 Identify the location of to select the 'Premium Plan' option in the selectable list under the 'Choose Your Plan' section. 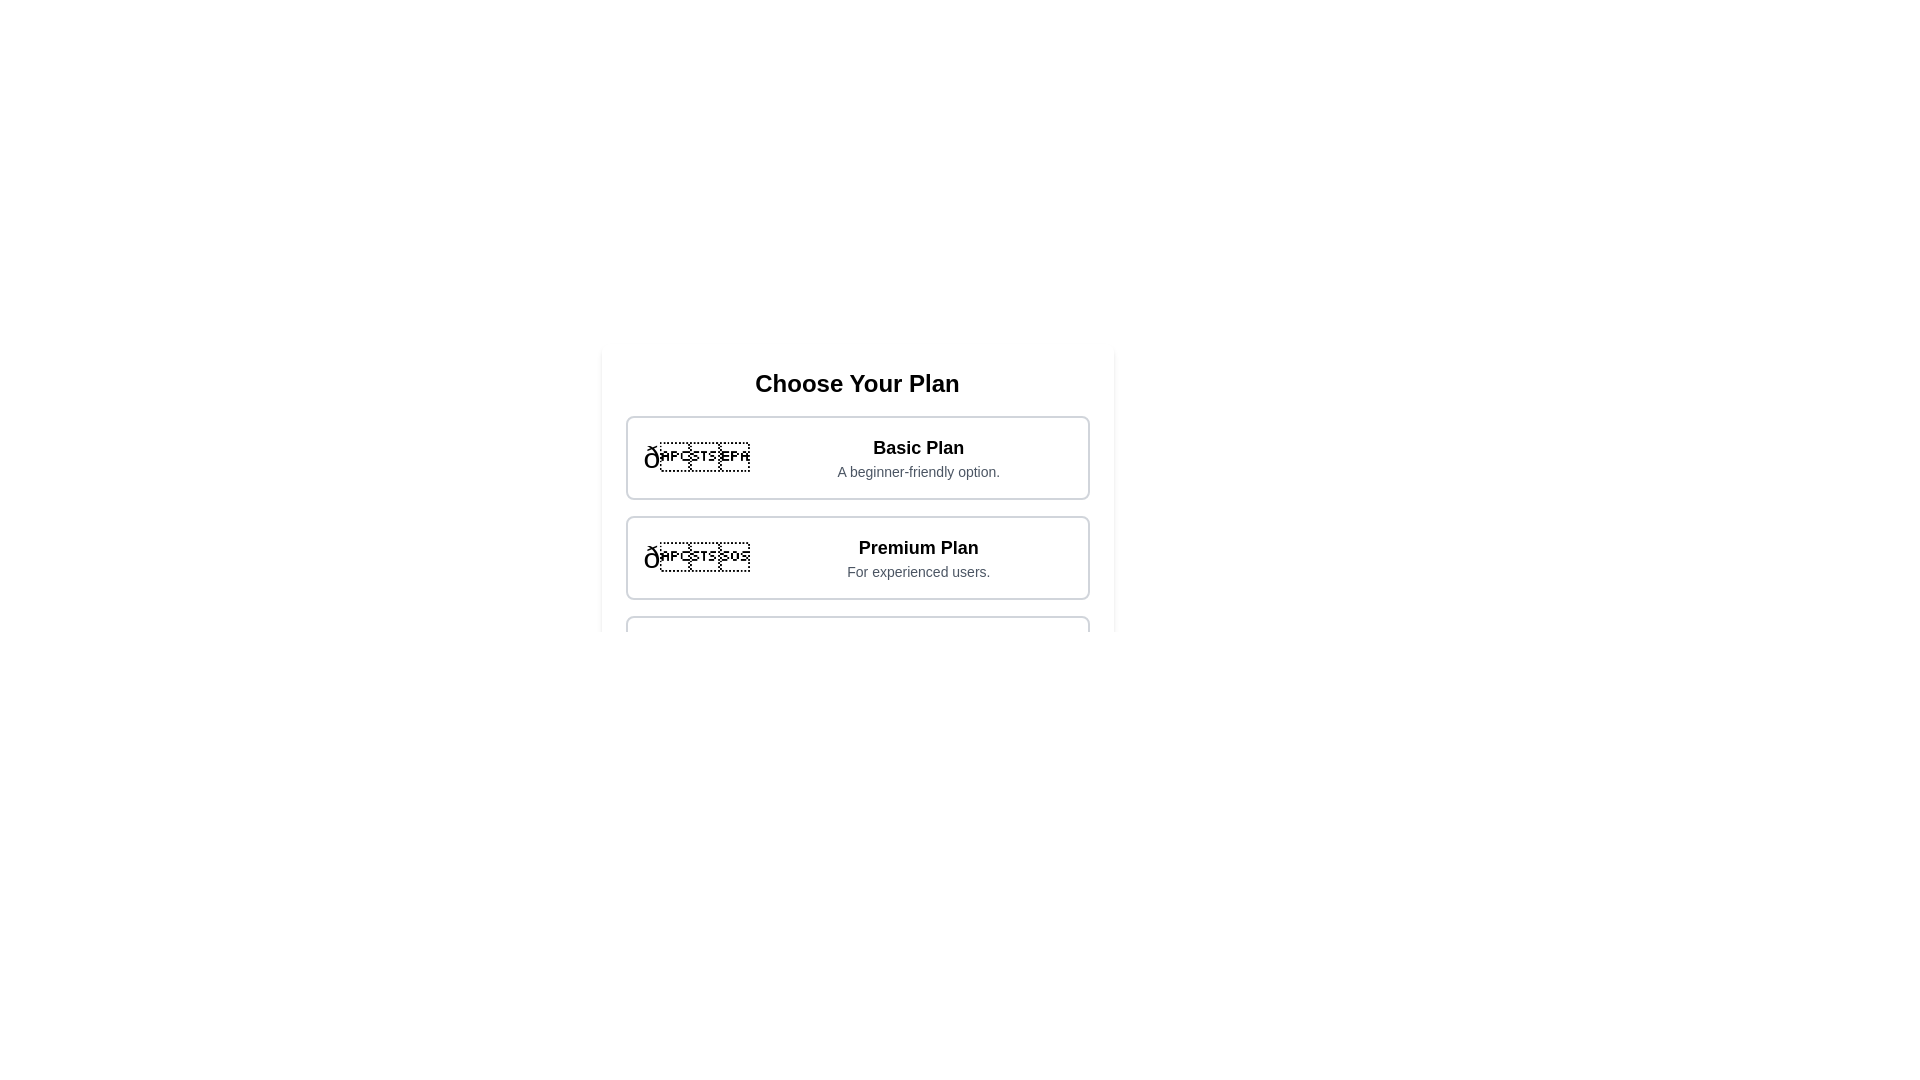
(857, 558).